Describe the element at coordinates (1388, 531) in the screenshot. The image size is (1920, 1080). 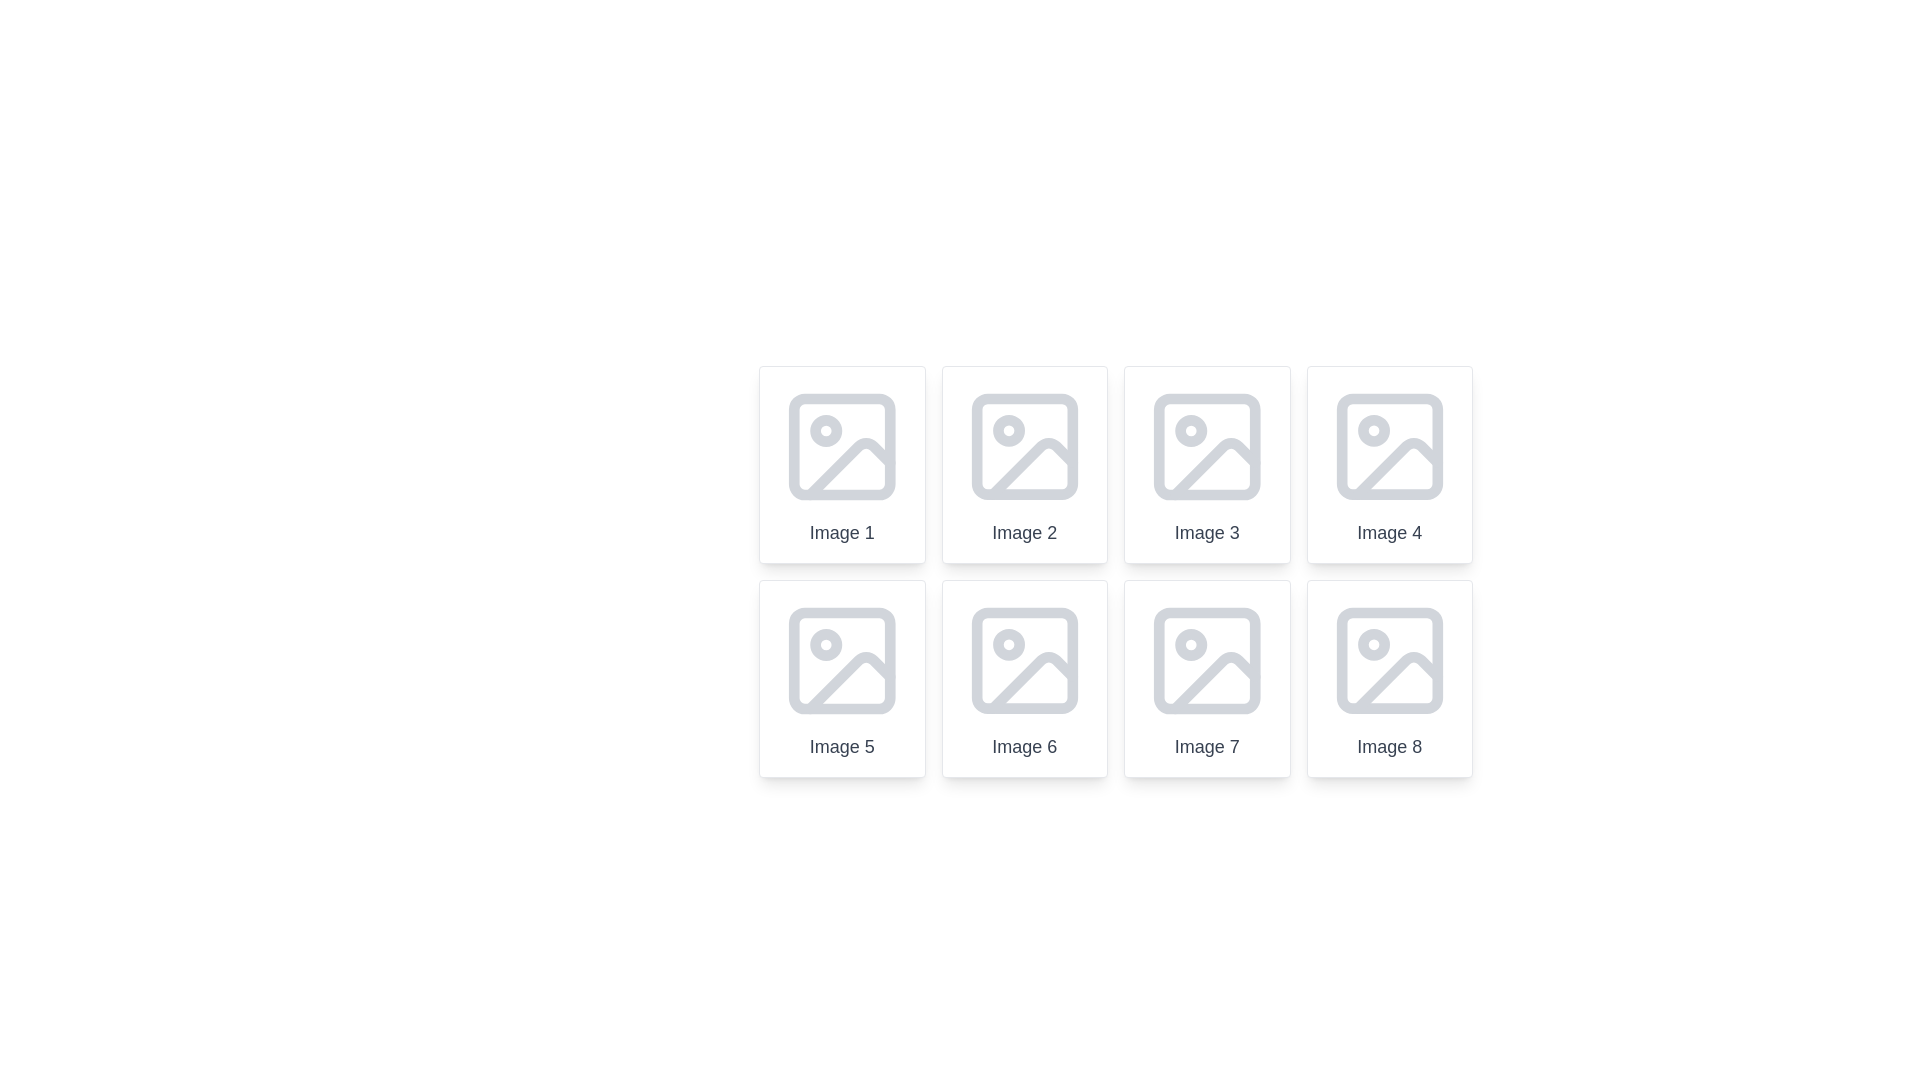
I see `the static text label that identifies the image placeholder for 'Image 4', located directly below it in the top-right quadrant of the main grid structure` at that location.